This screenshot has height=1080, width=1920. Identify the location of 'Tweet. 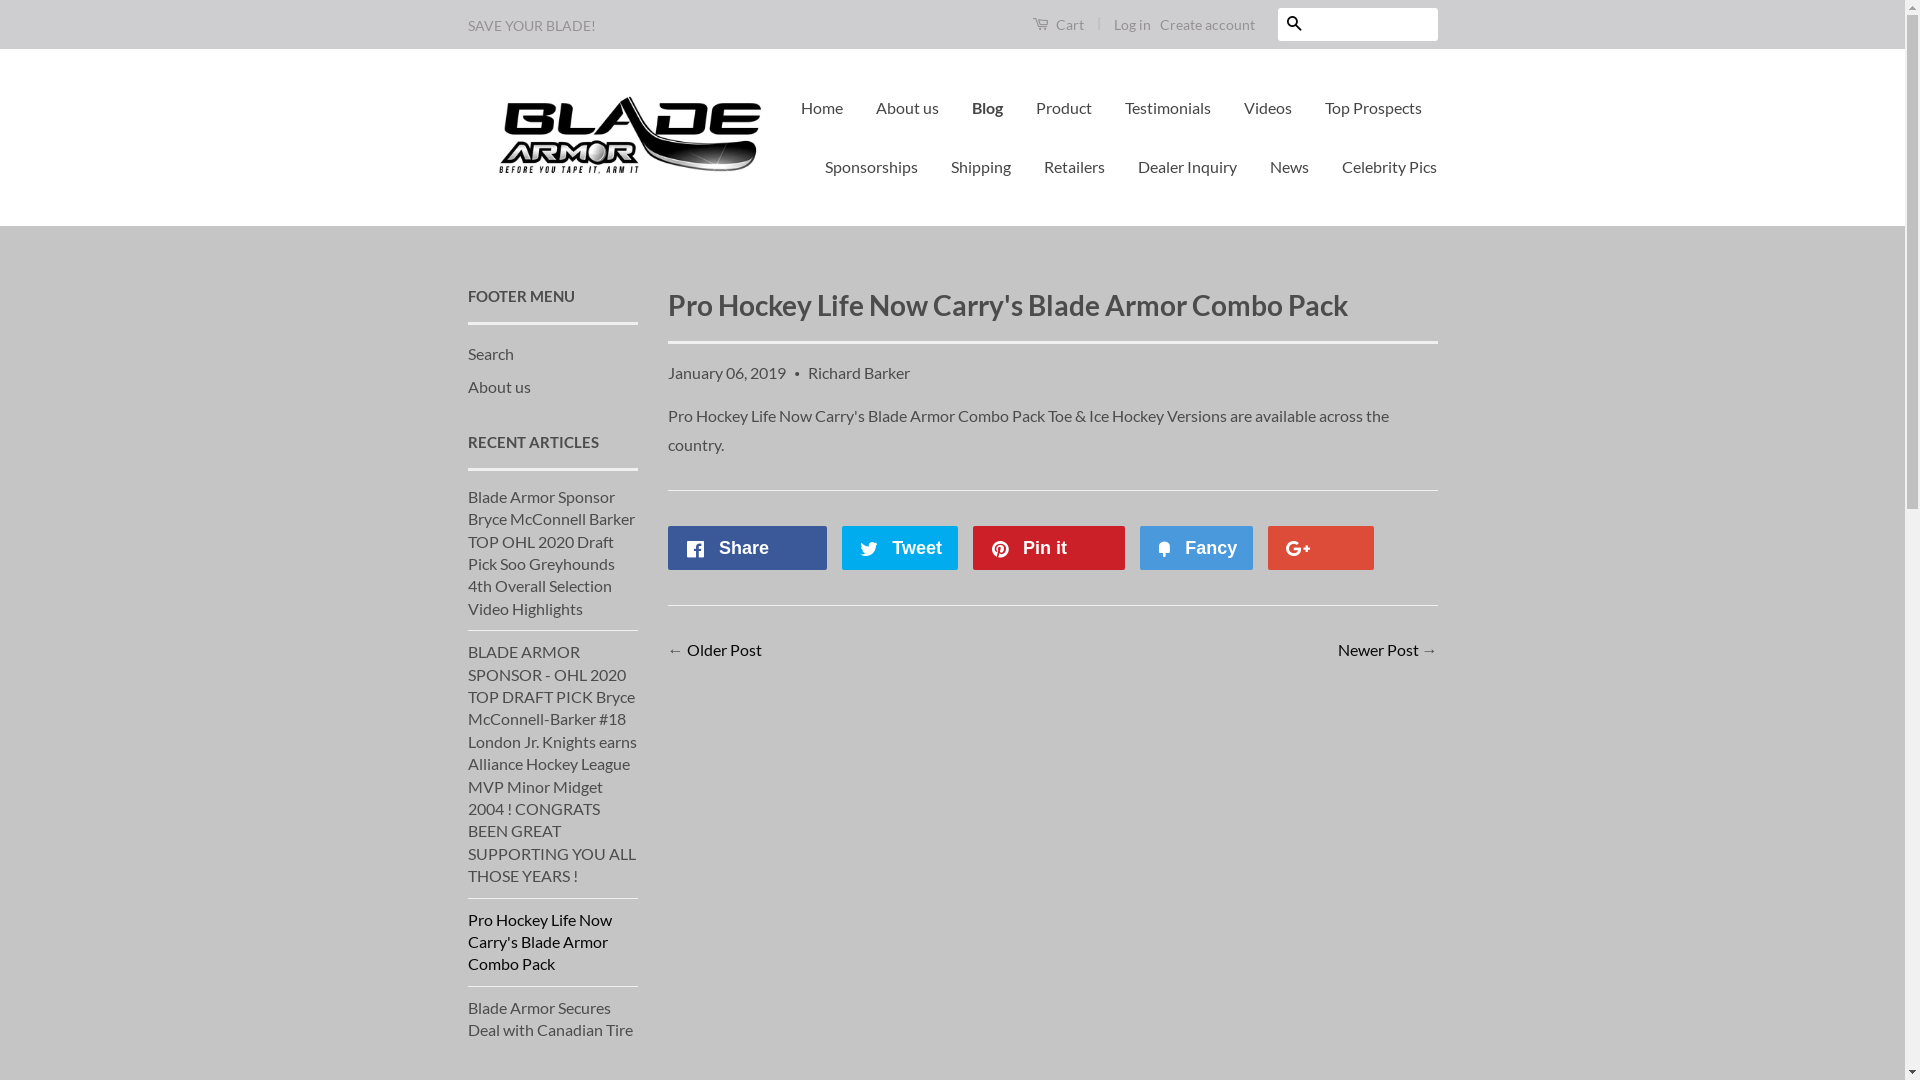
(899, 547).